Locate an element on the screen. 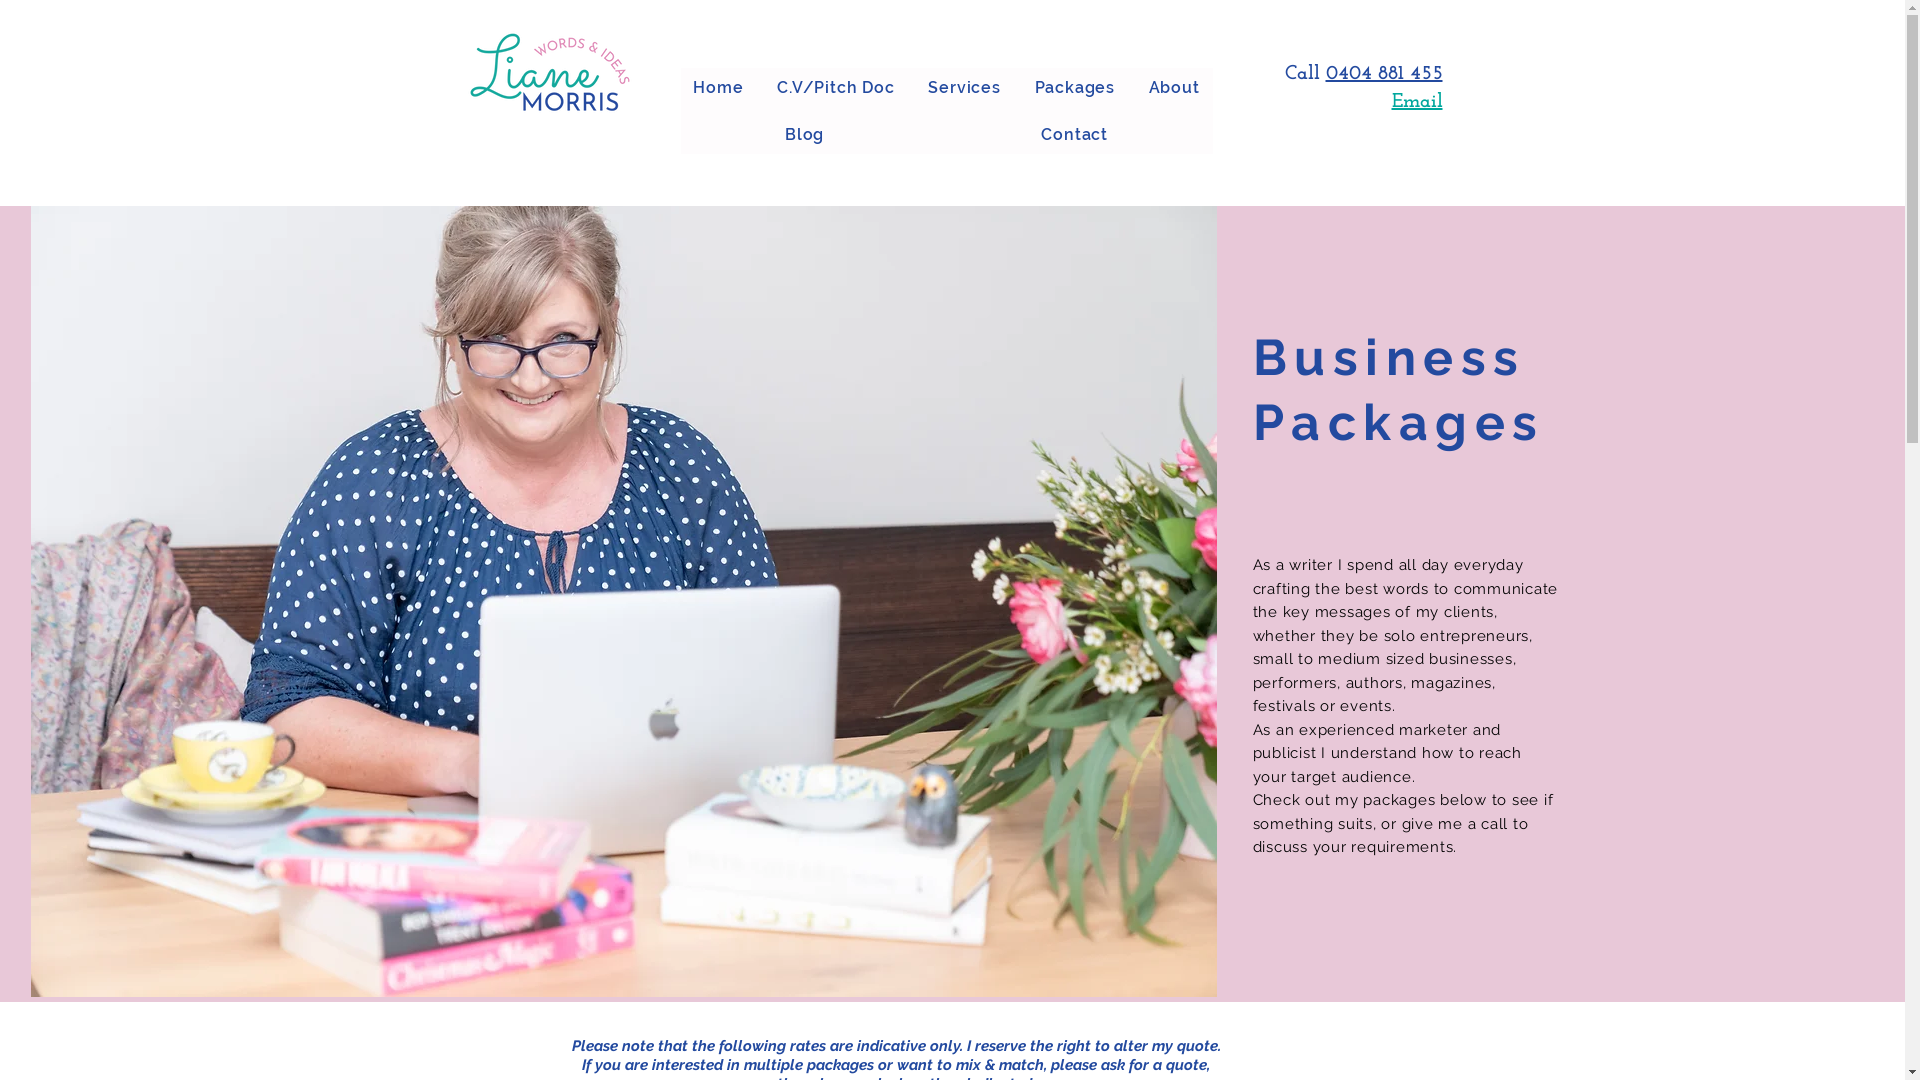 Image resolution: width=1920 pixels, height=1080 pixels. '0404 881 455' is located at coordinates (1325, 72).